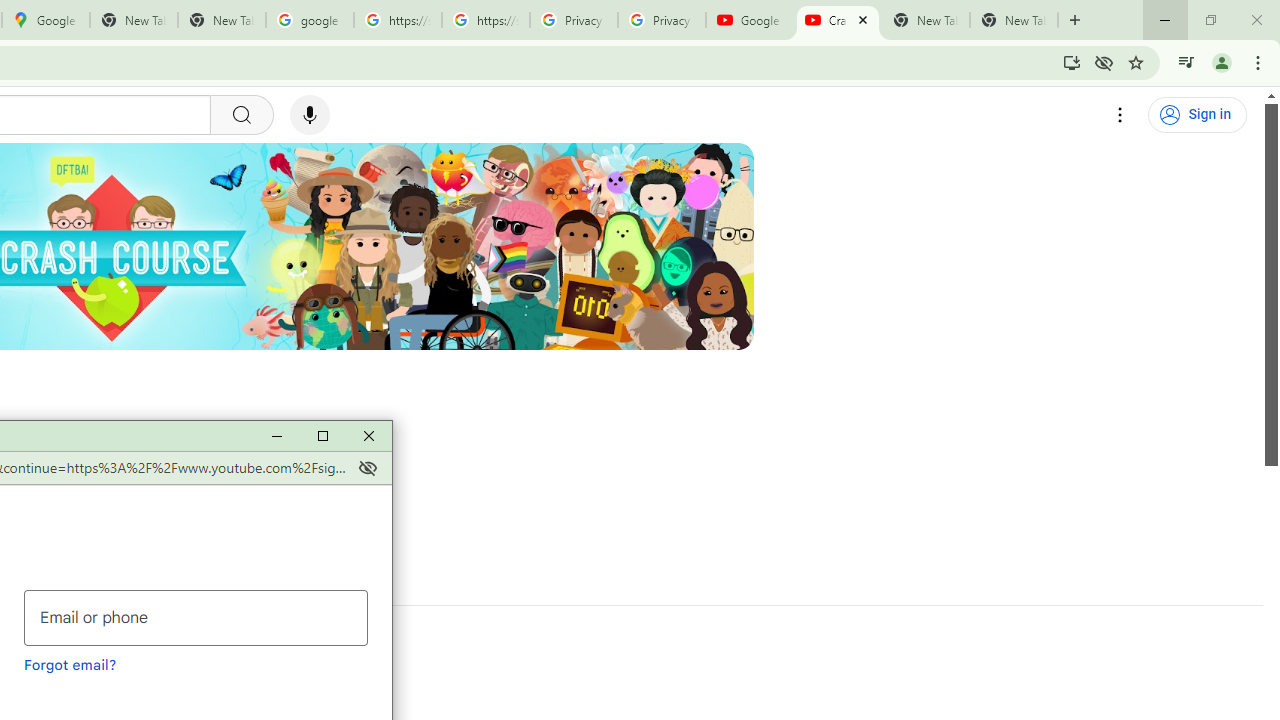  Describe the element at coordinates (1120, 115) in the screenshot. I see `'Settings'` at that location.